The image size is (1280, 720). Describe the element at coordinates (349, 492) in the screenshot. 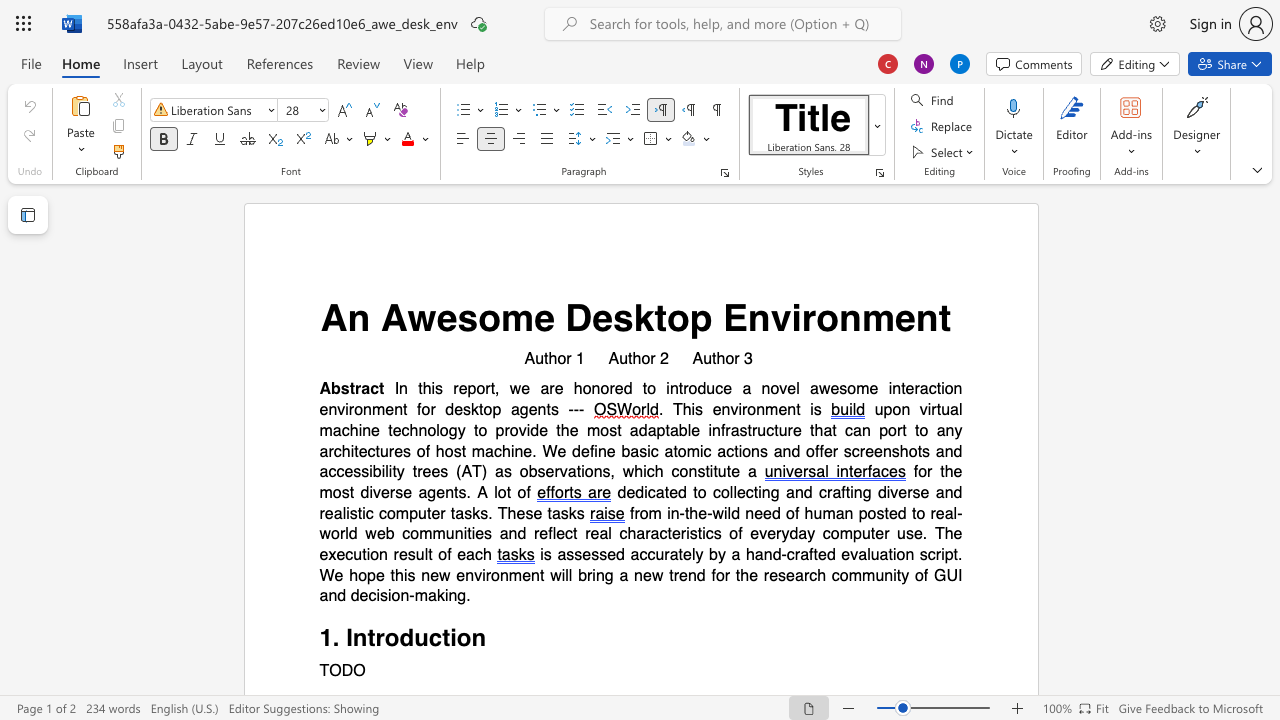

I see `the subset text "t diverse agents. A l" within the text "for the most diverse agents. A lot of"` at that location.